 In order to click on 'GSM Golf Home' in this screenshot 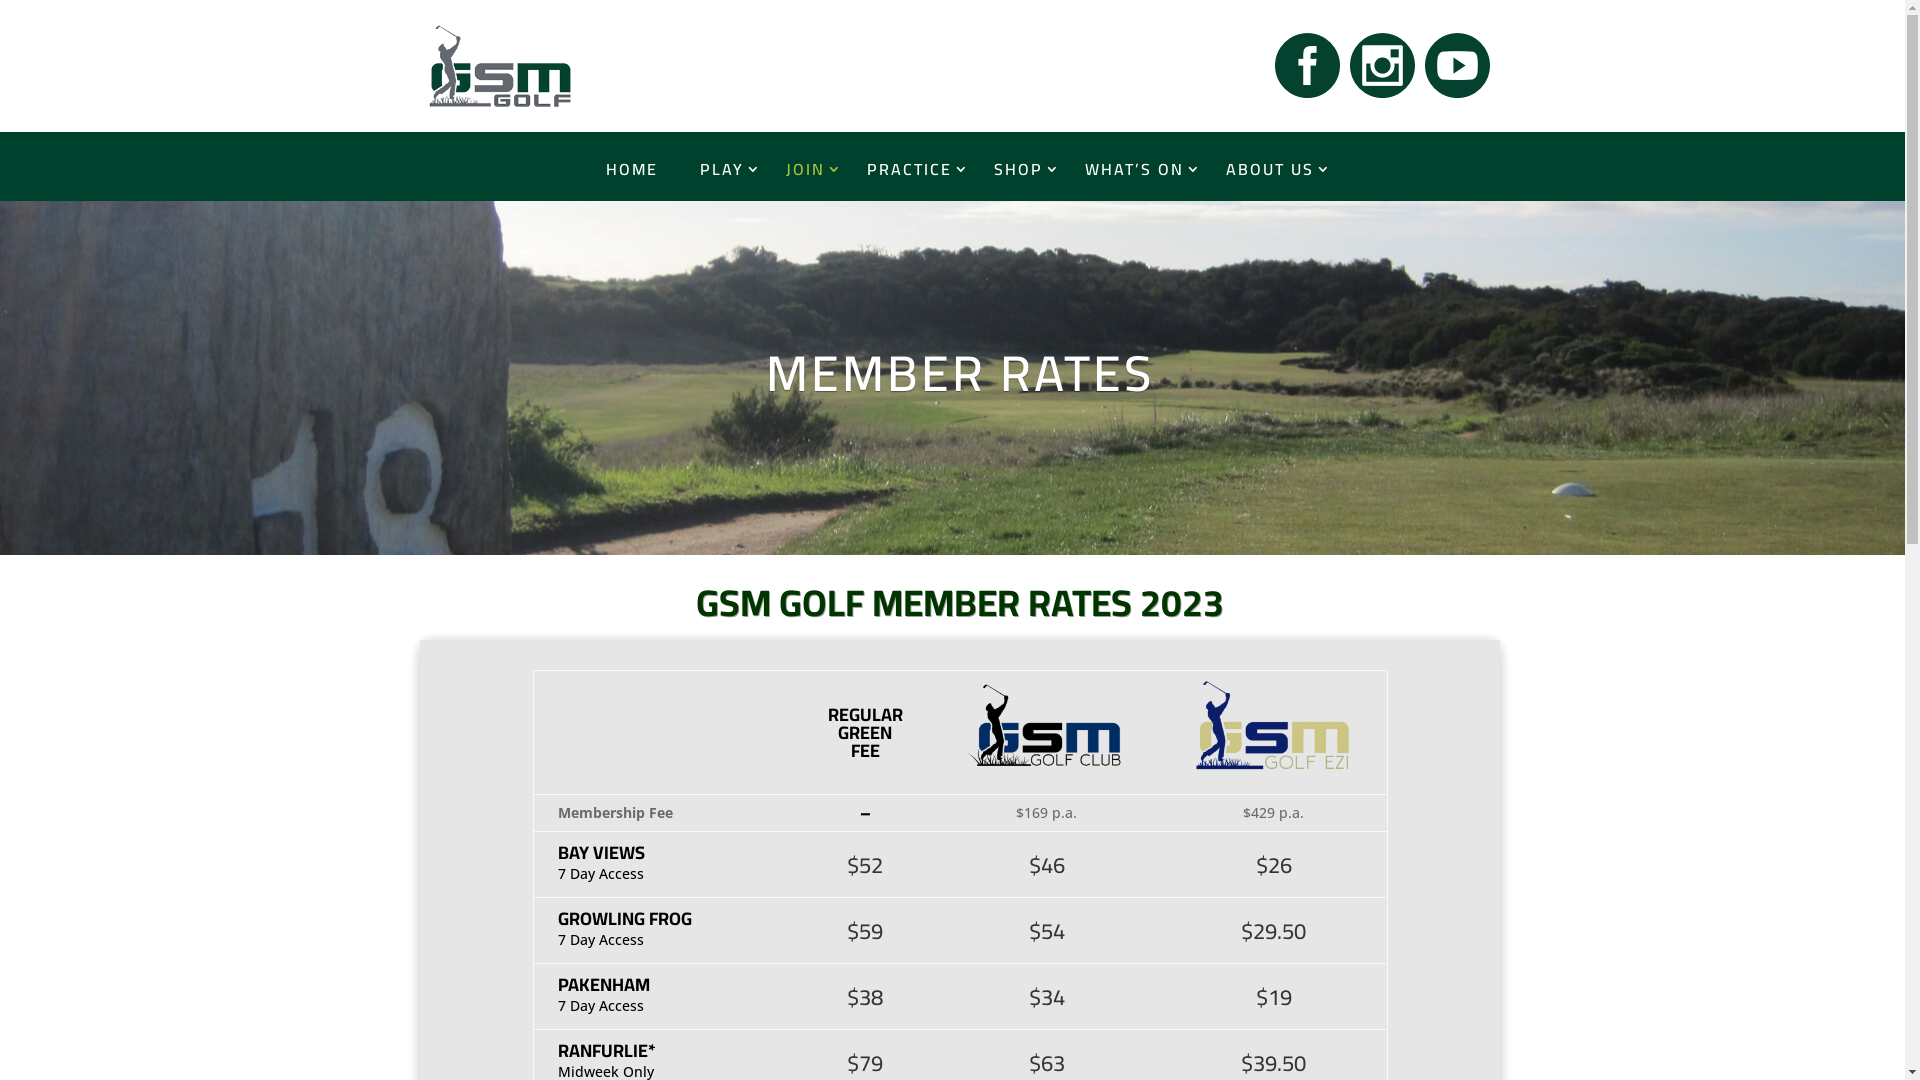, I will do `click(495, 64)`.